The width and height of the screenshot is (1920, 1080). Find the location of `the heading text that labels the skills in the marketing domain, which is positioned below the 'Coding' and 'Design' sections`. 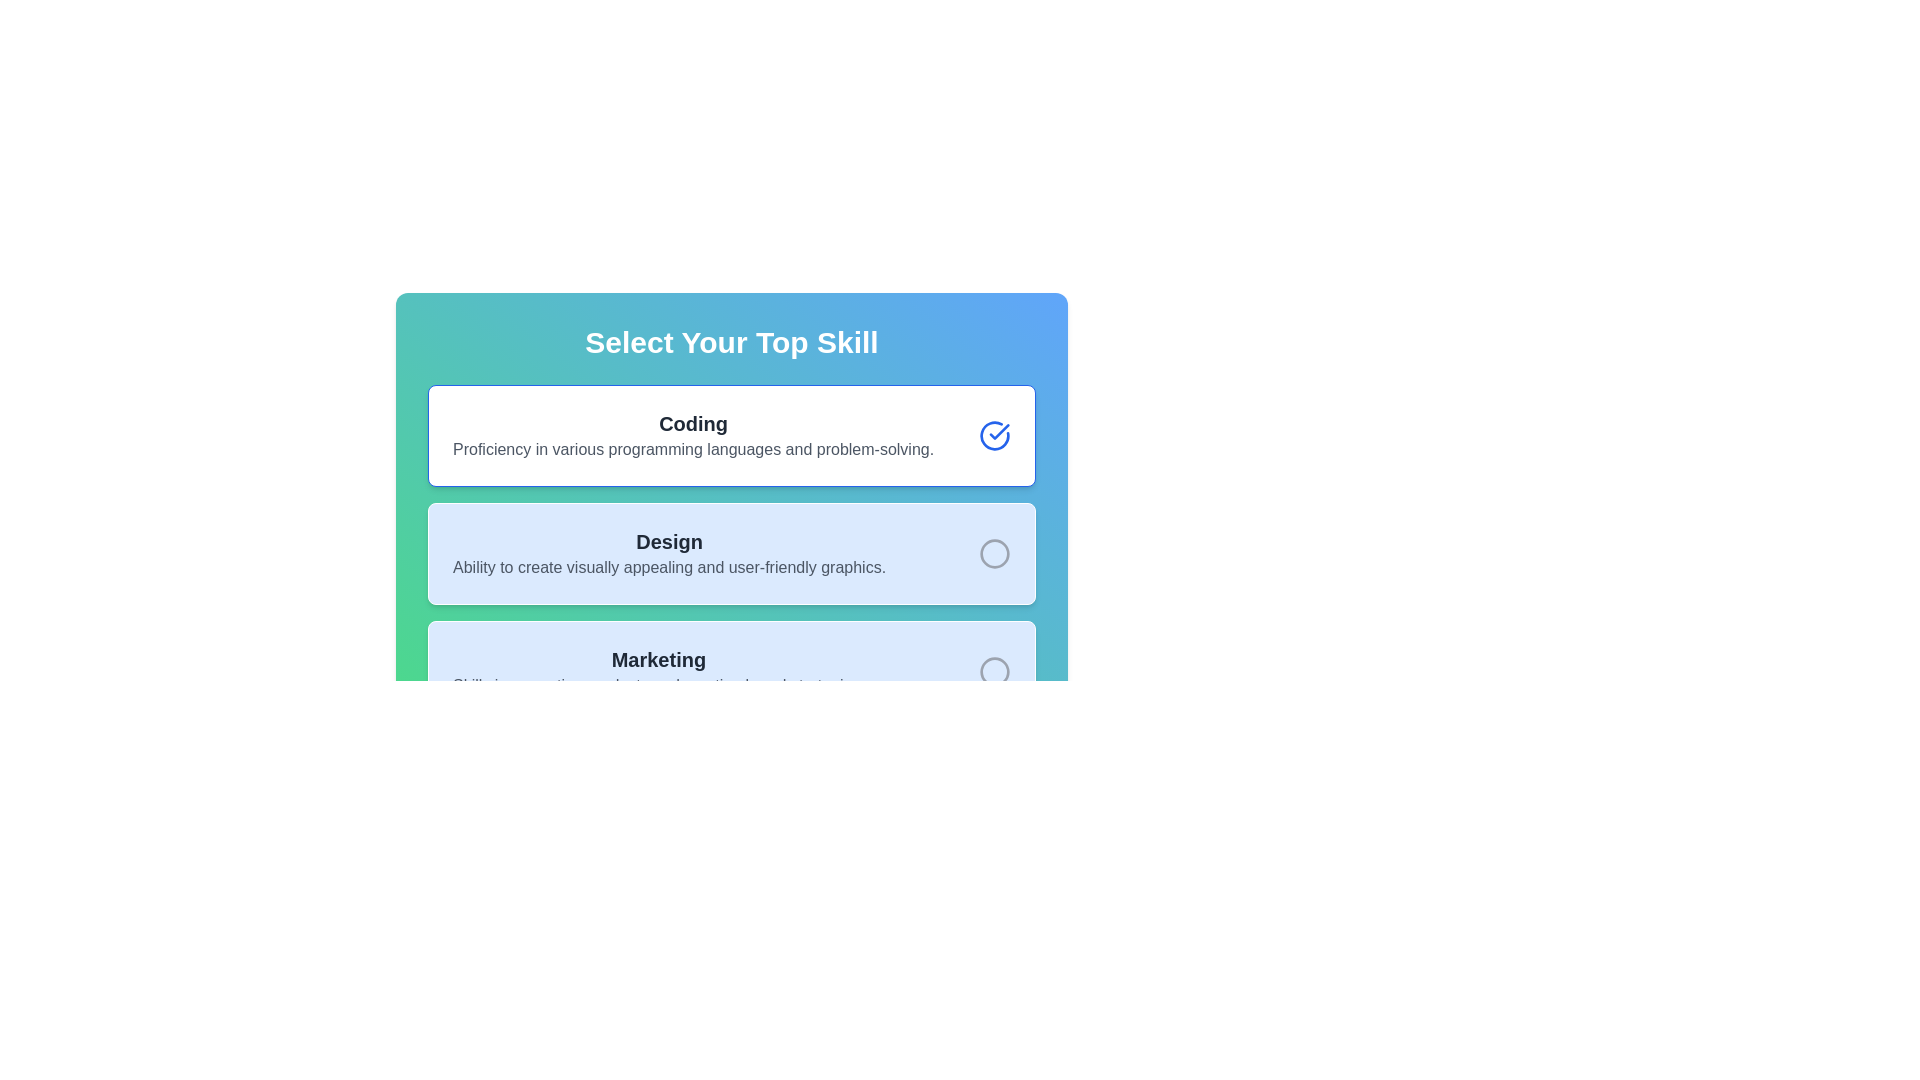

the heading text that labels the skills in the marketing domain, which is positioned below the 'Coding' and 'Design' sections is located at coordinates (658, 659).